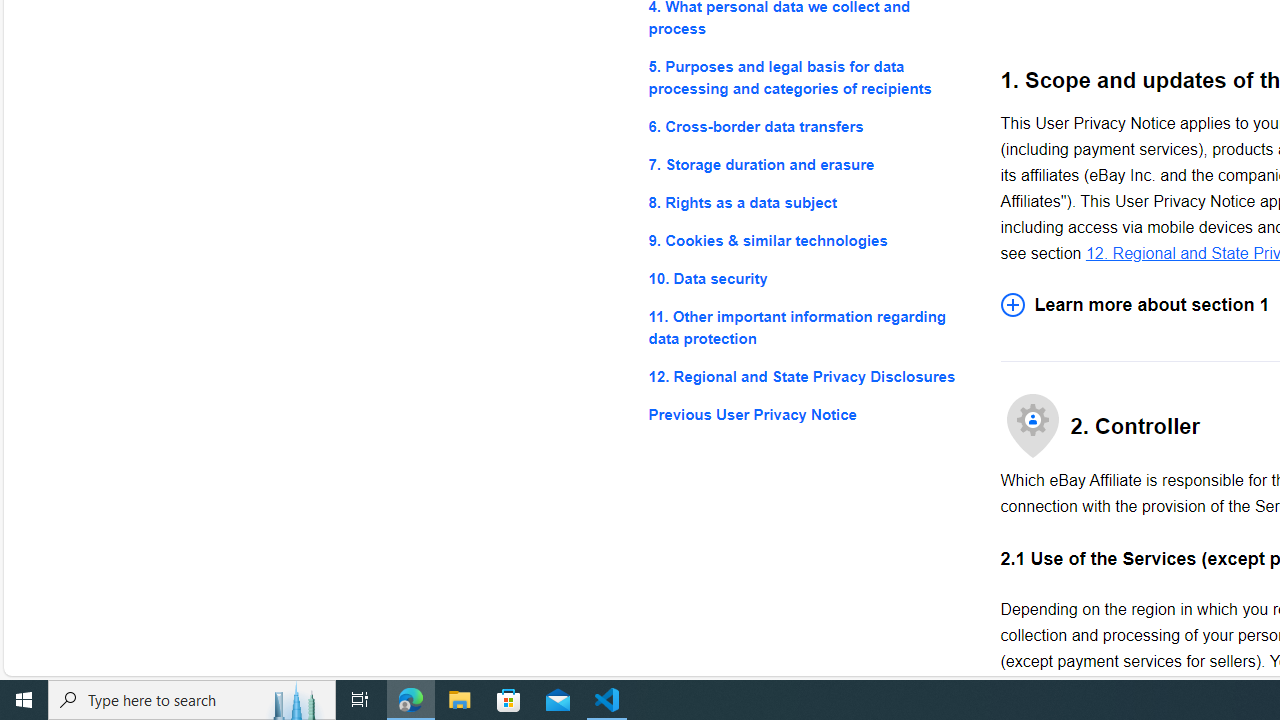 The height and width of the screenshot is (720, 1280). I want to click on '12. Regional and State Privacy Disclosures', so click(808, 377).